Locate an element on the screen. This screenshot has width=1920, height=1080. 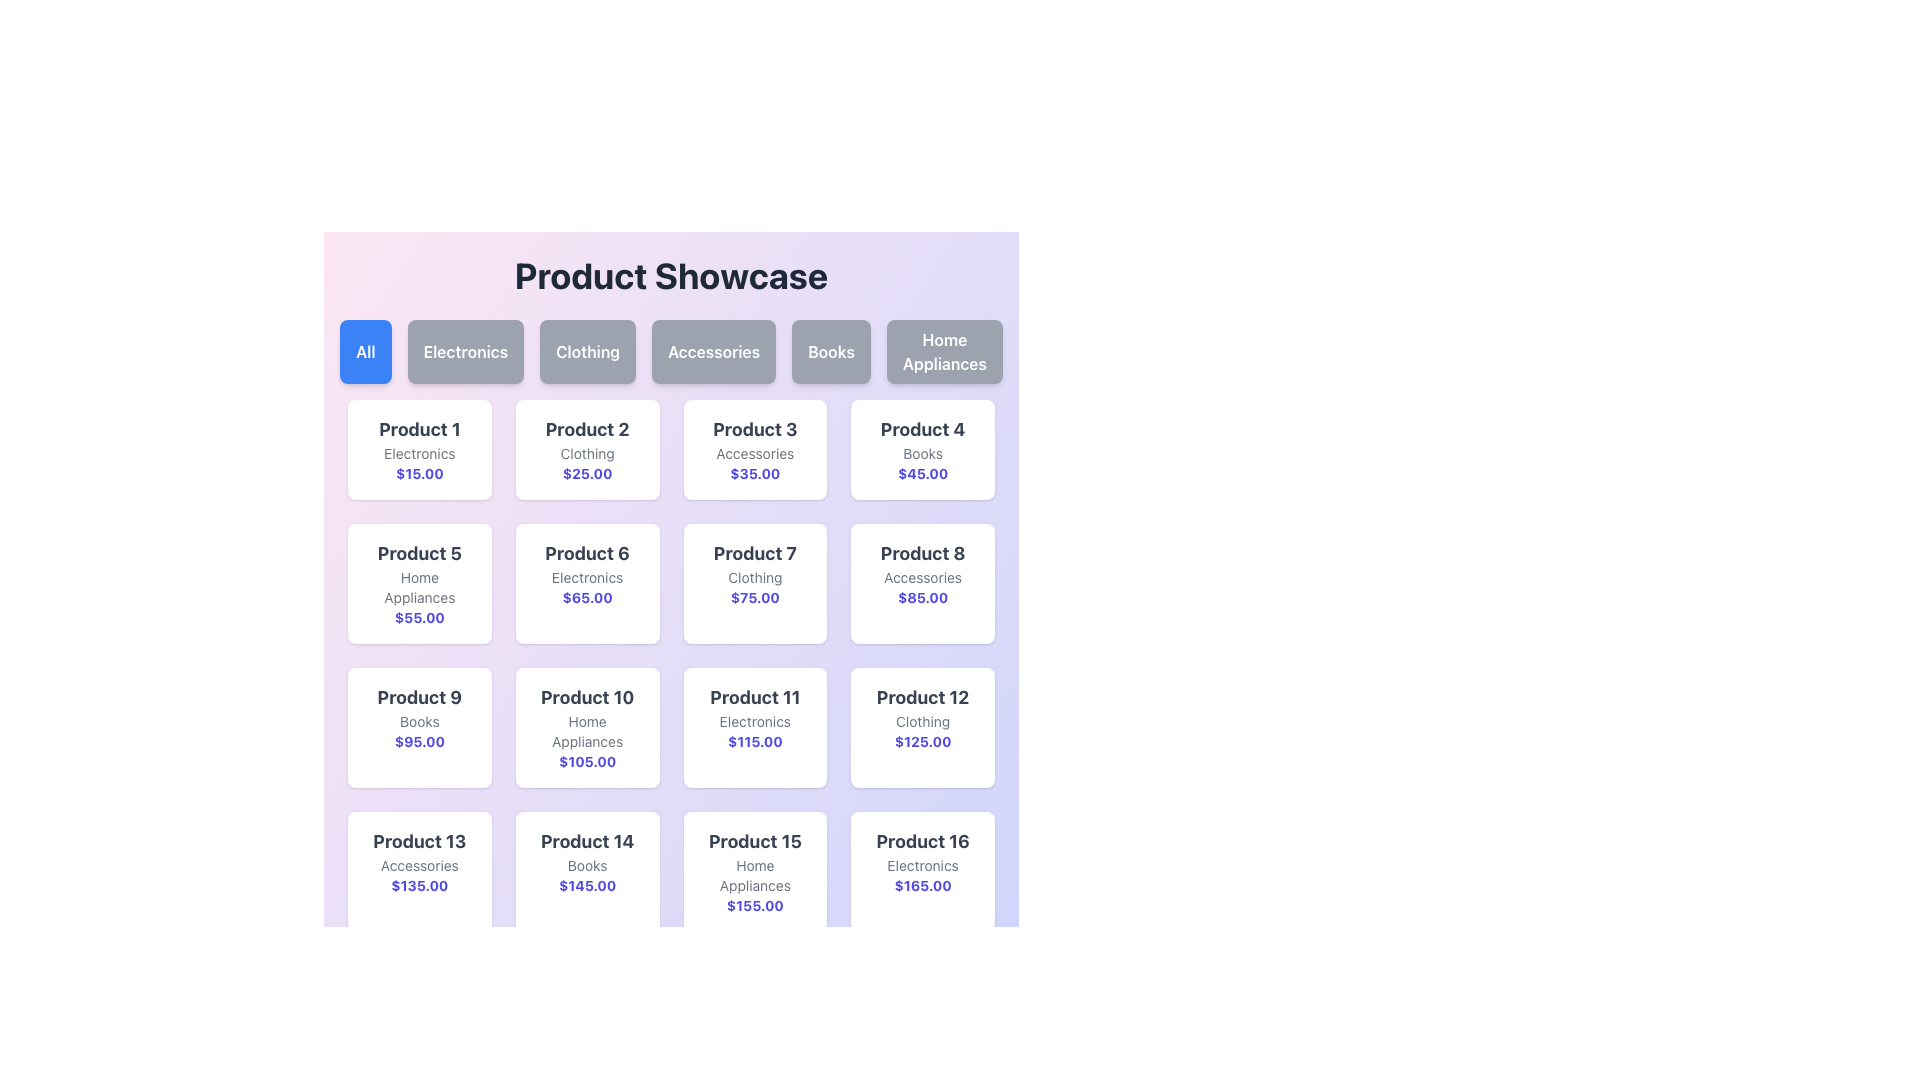
the third product card in the grid layout, which contains information about a specific product and is located between 'Product 2' and 'Product 4' is located at coordinates (754, 450).